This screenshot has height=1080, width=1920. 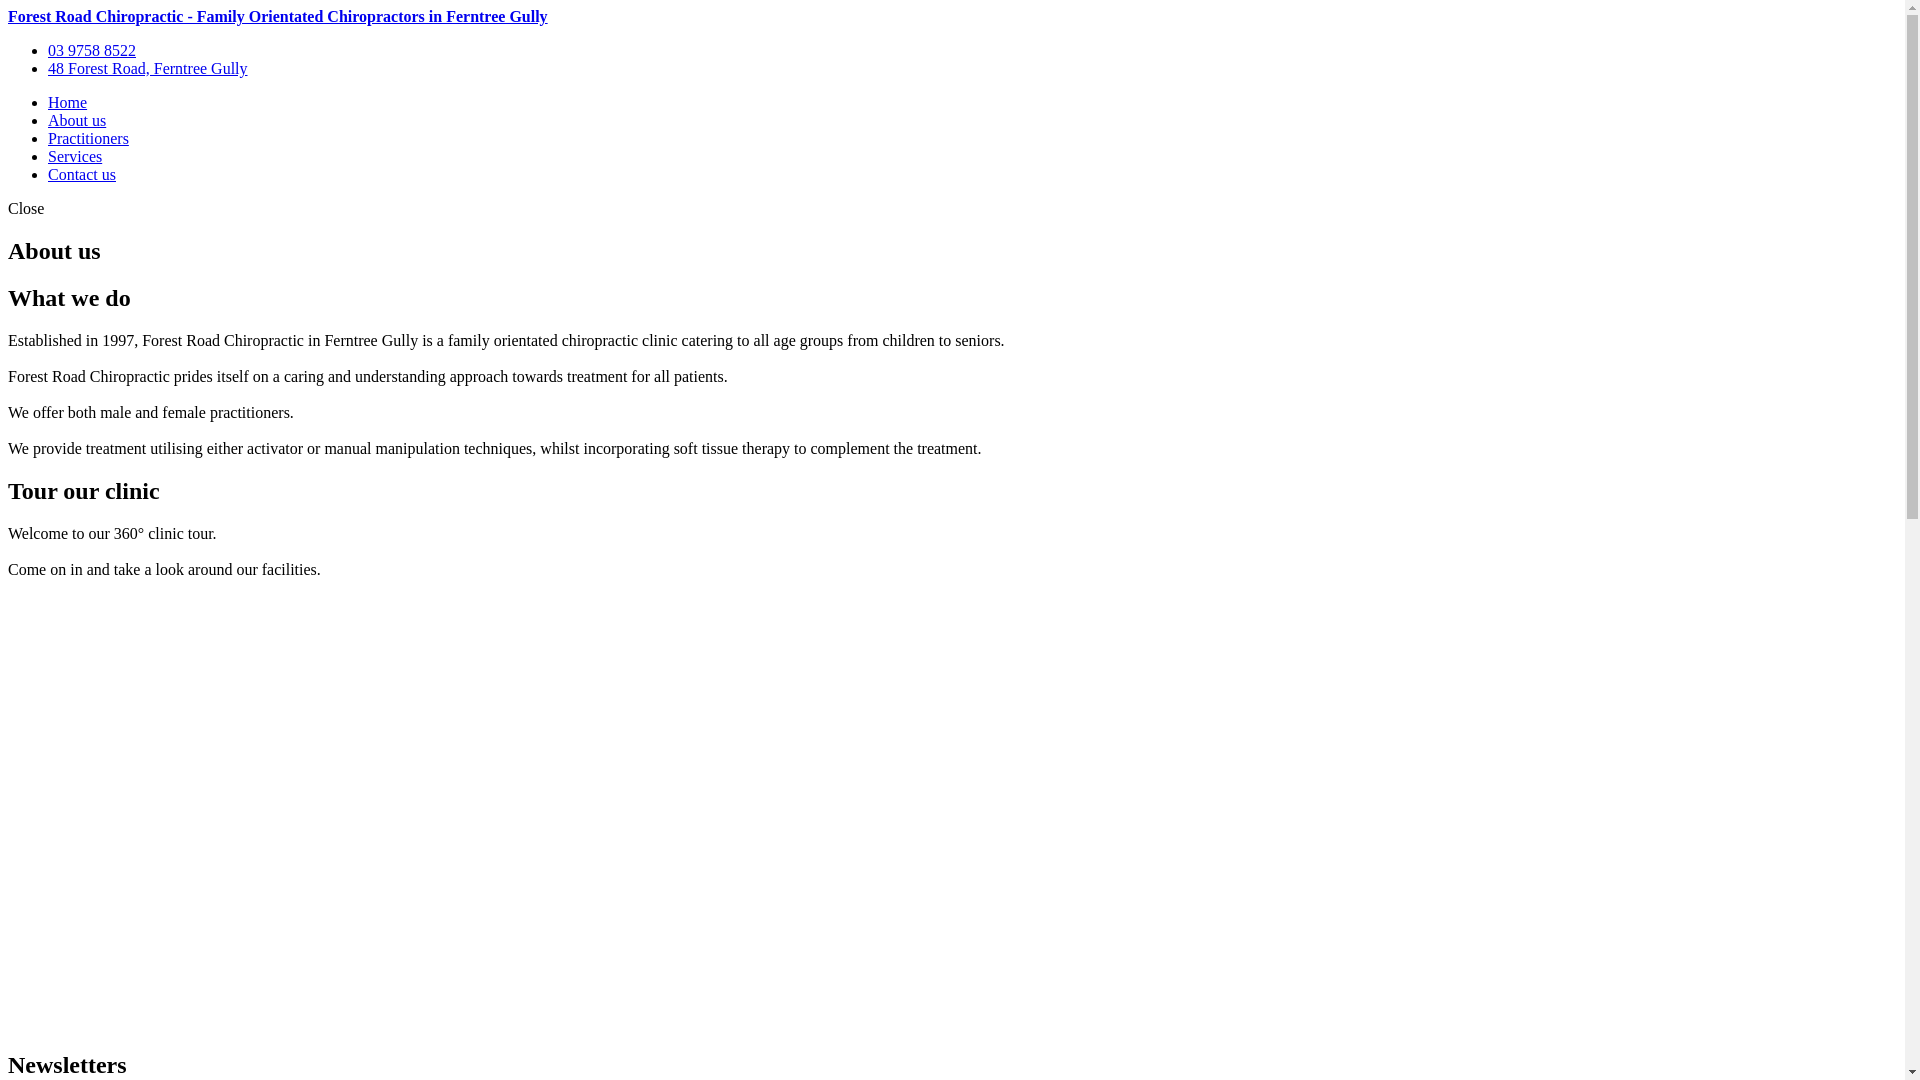 I want to click on 'Home', so click(x=48, y=102).